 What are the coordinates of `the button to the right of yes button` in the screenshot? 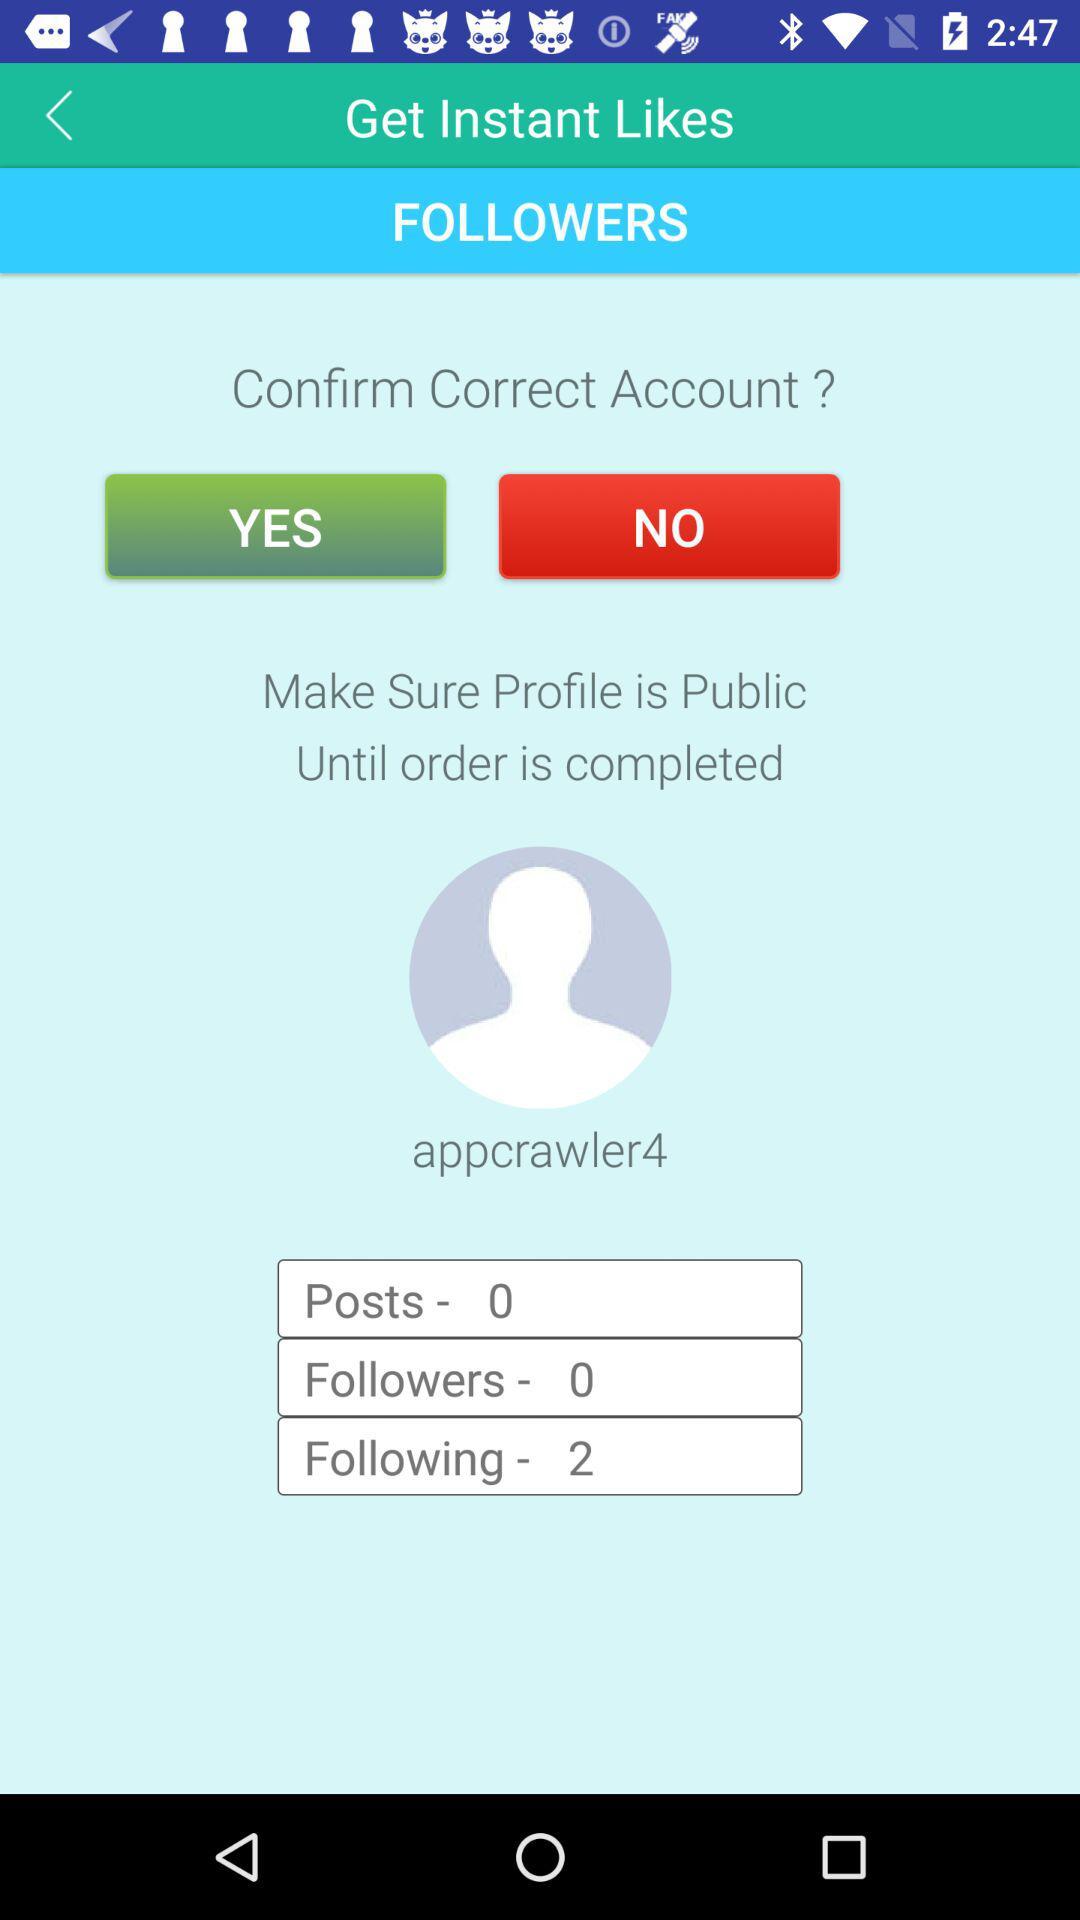 It's located at (669, 526).